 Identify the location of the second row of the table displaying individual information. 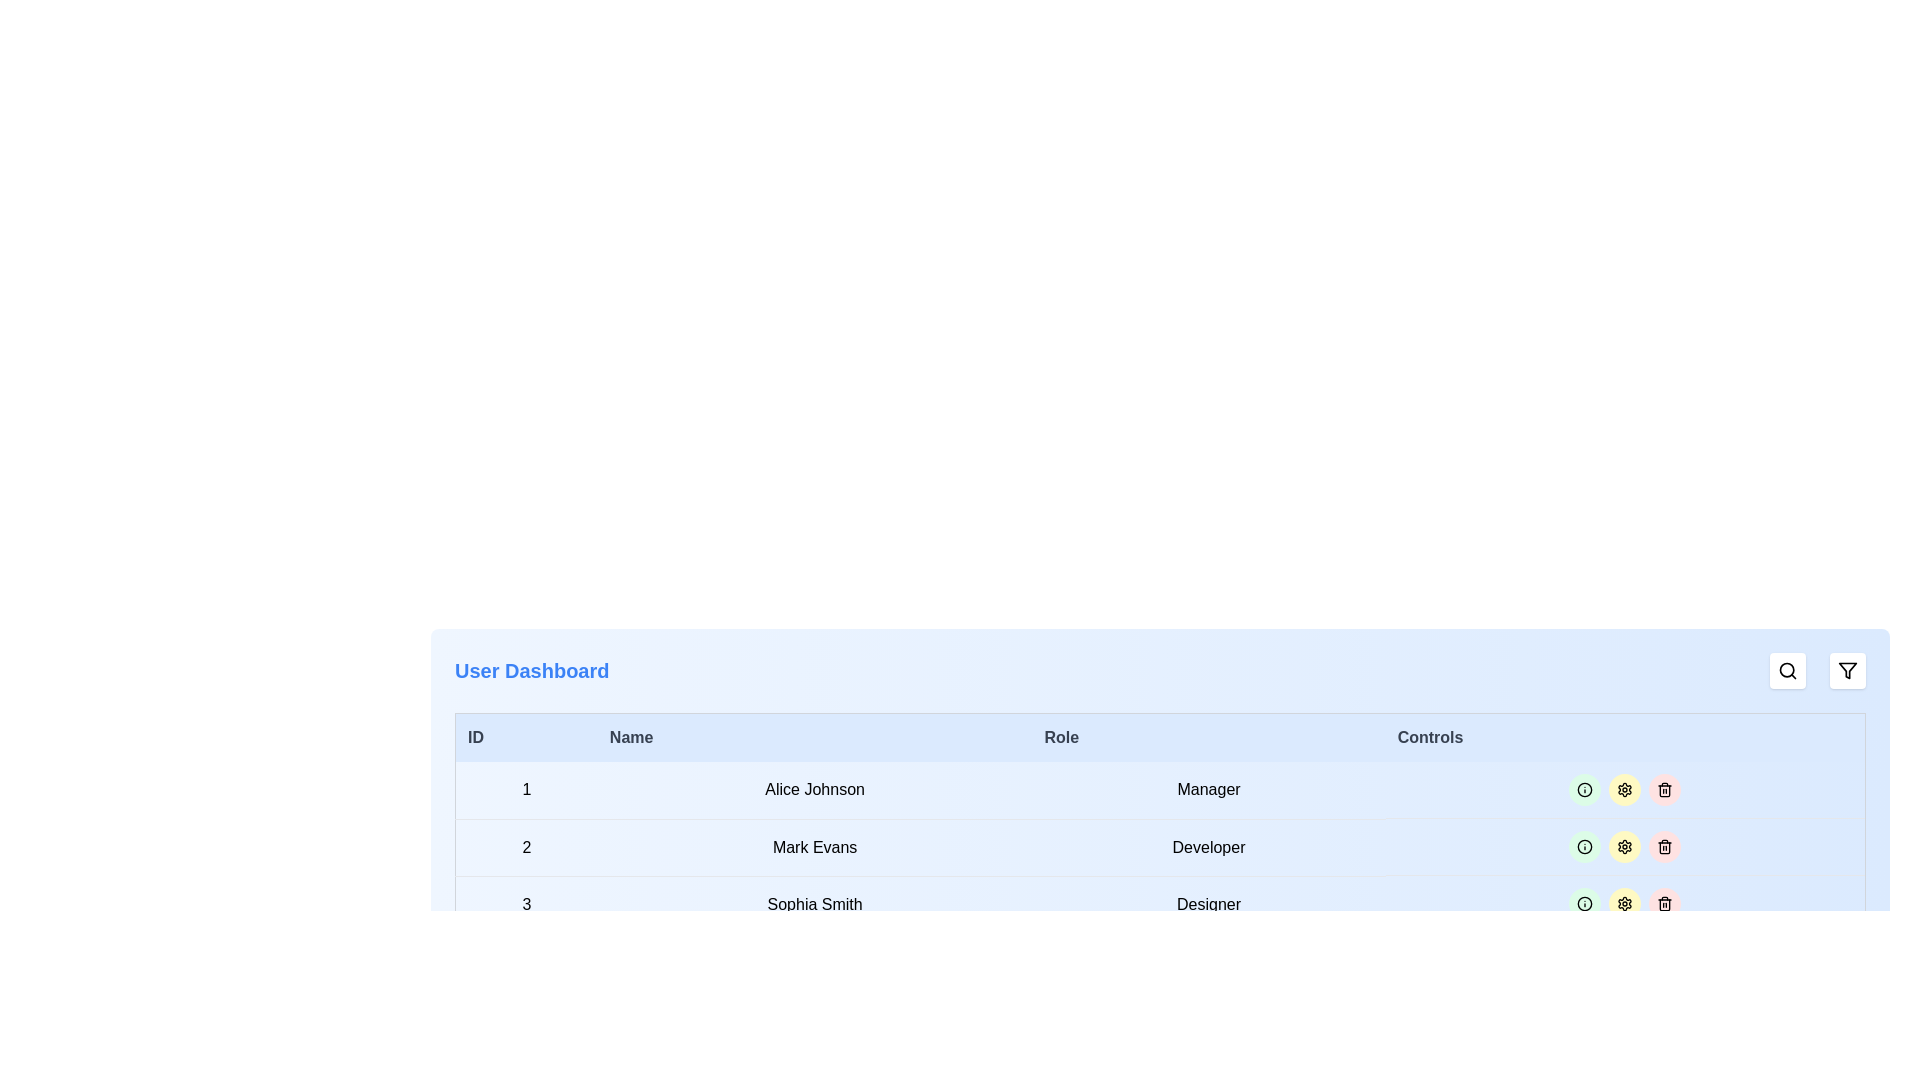
(1160, 847).